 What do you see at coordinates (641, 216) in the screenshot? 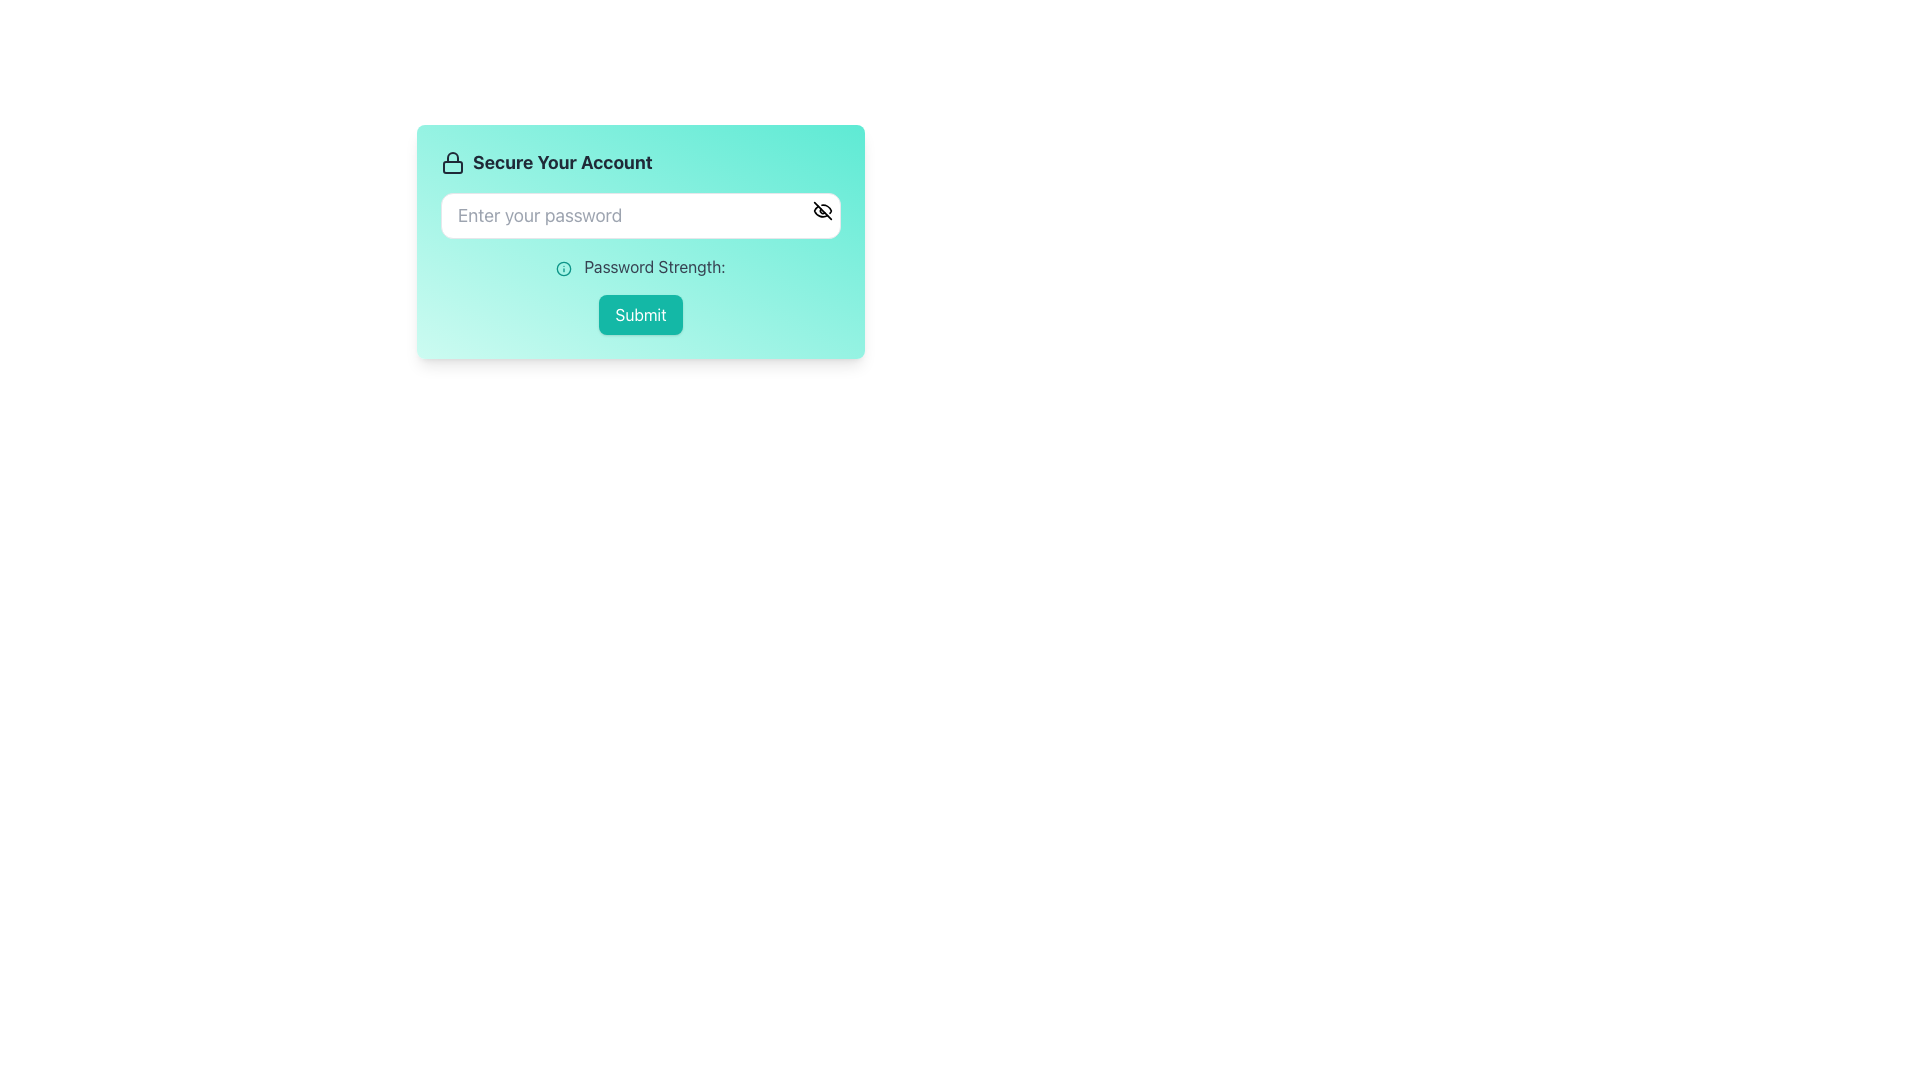
I see `the Password input field located centrally within a teal box layout, positioned below 'Secure Your Account' and above 'Password Strength:'` at bounding box center [641, 216].